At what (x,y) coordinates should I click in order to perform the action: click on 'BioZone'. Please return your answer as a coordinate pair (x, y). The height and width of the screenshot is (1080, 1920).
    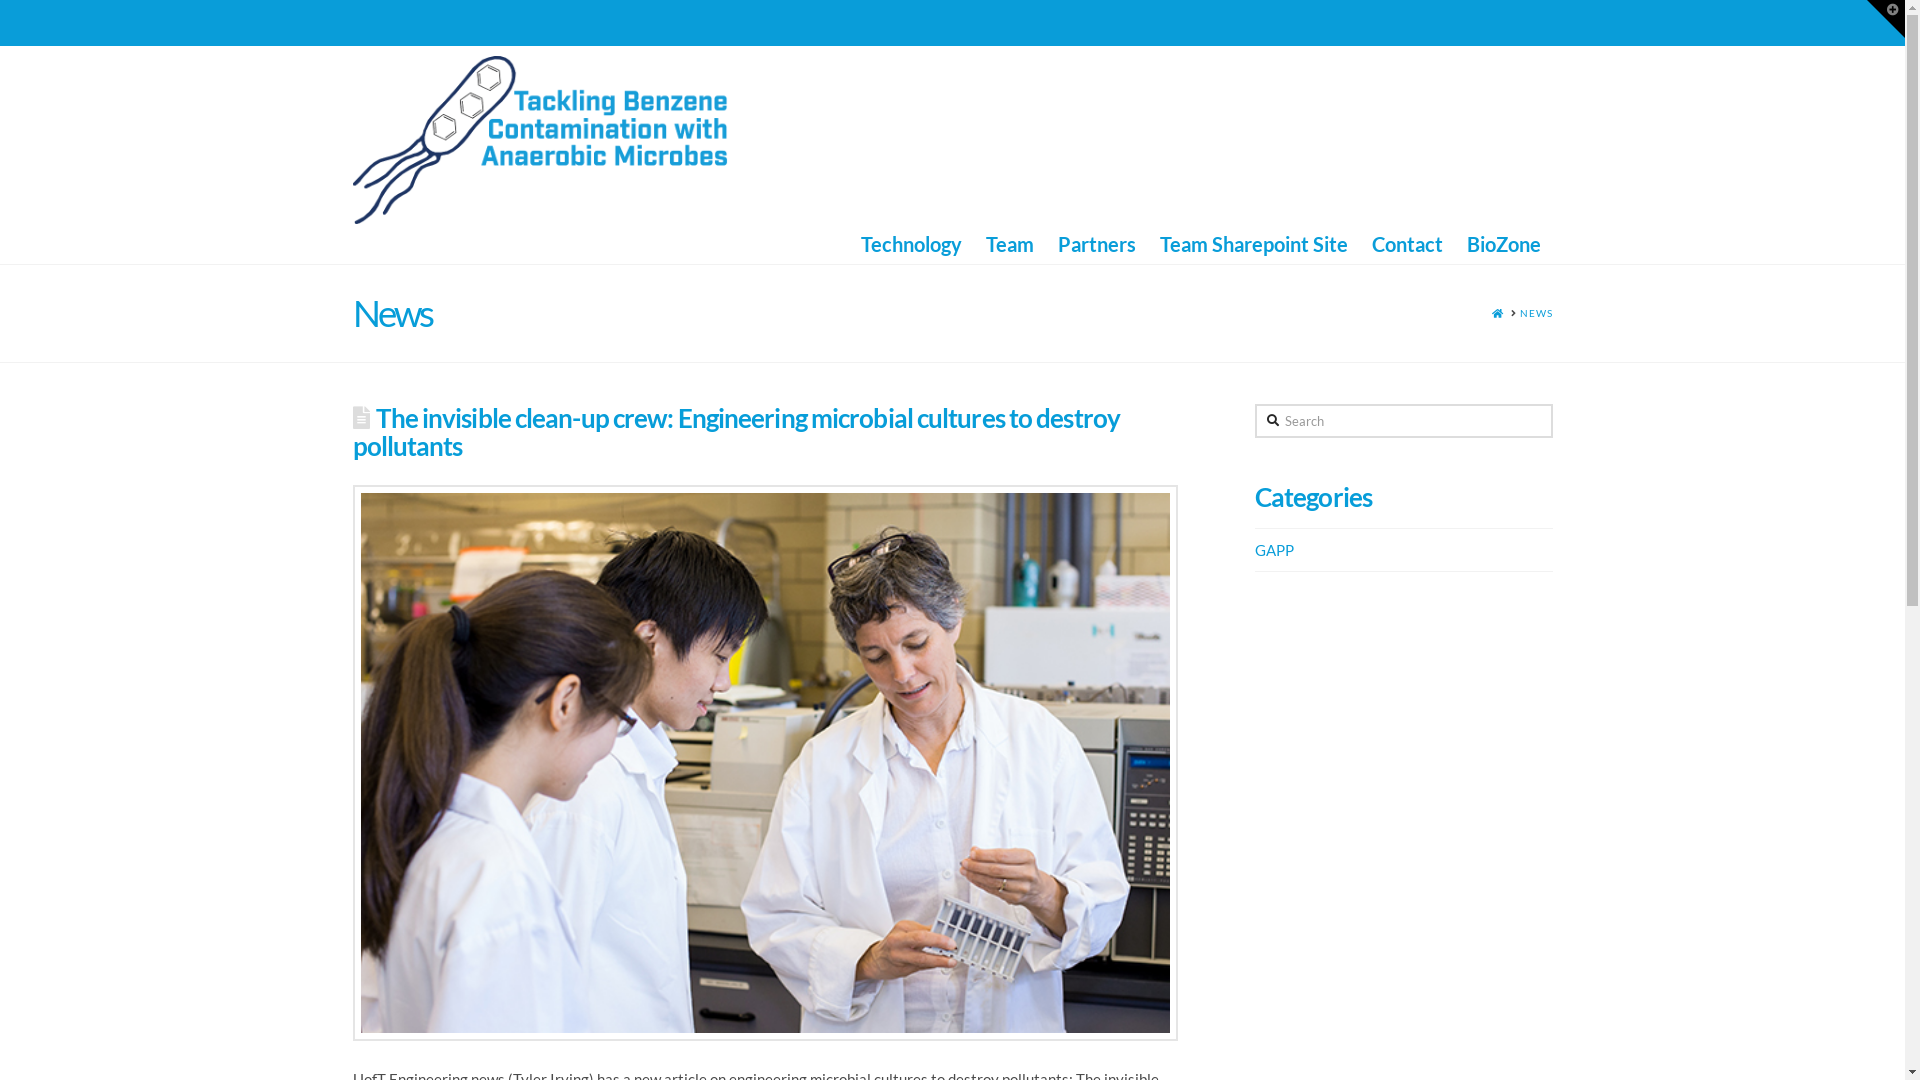
    Looking at the image, I should click on (1502, 242).